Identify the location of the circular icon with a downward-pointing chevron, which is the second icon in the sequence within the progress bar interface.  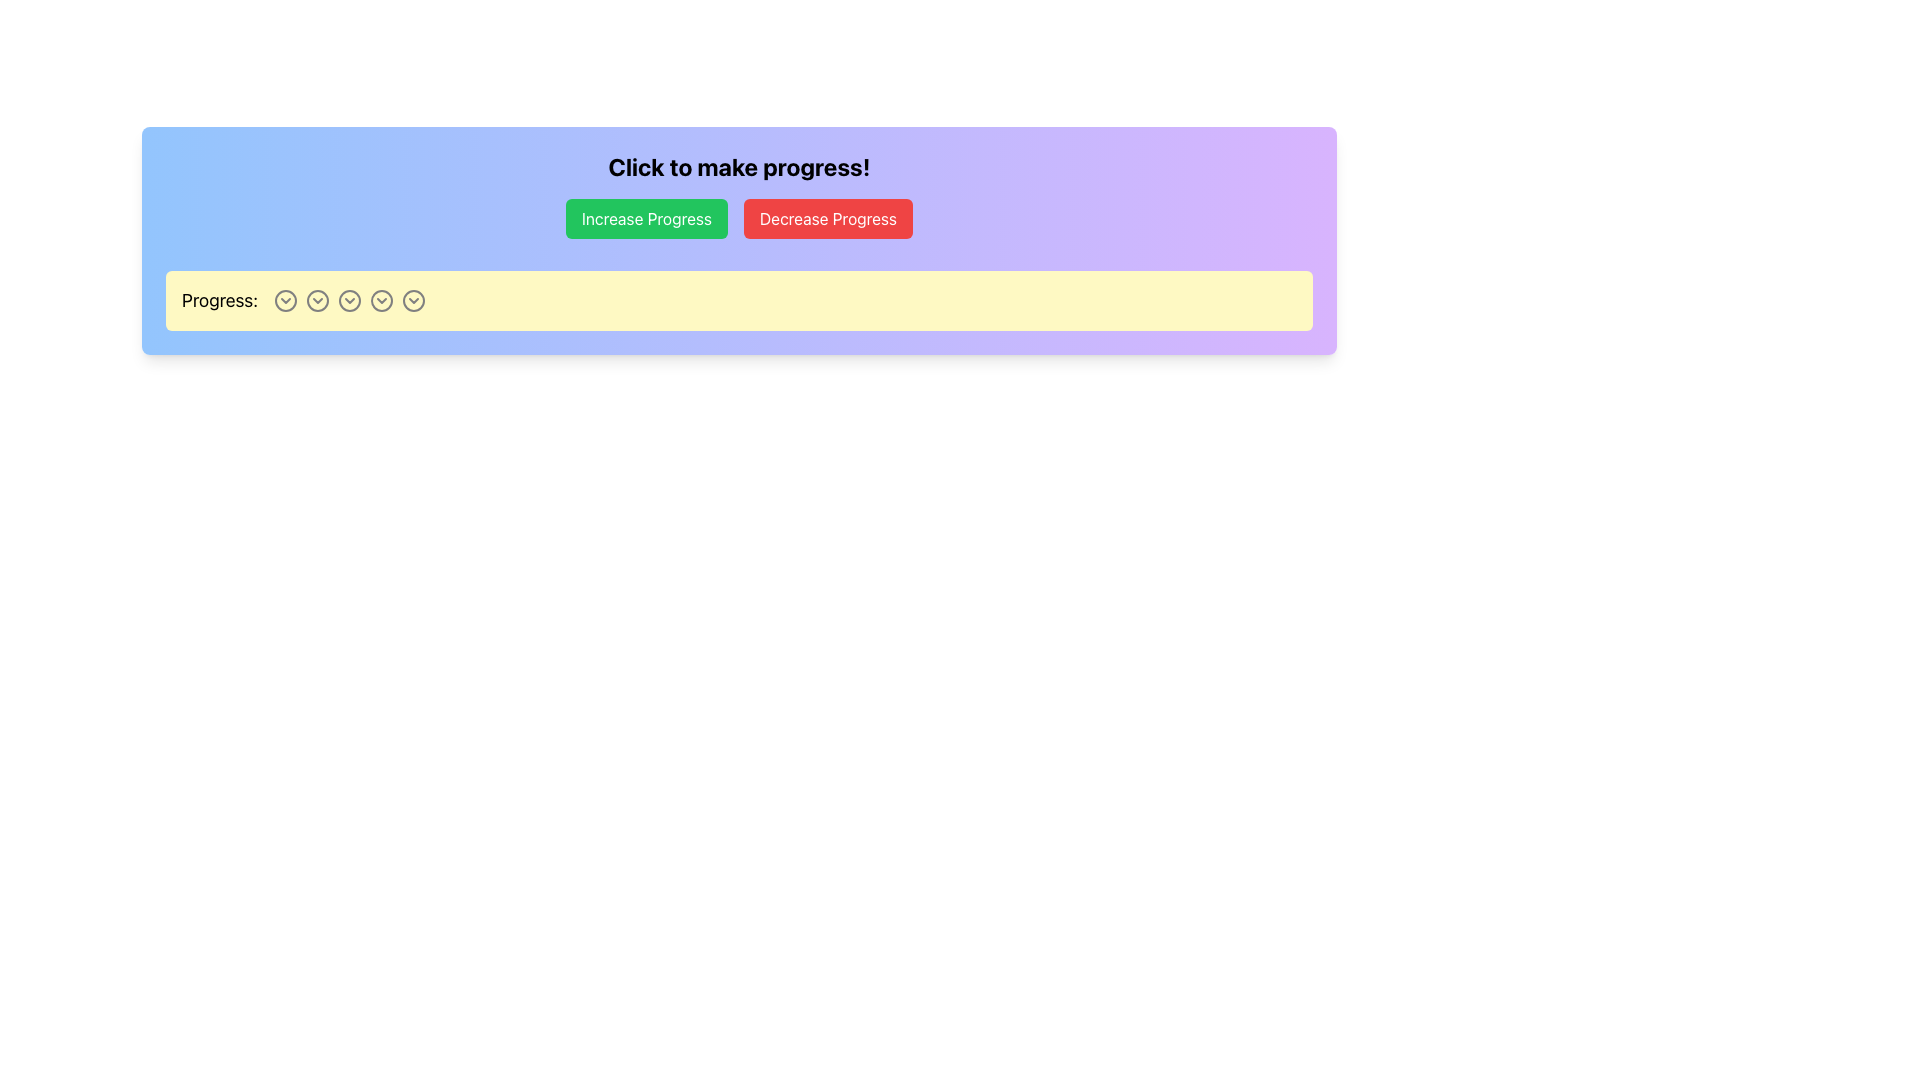
(317, 300).